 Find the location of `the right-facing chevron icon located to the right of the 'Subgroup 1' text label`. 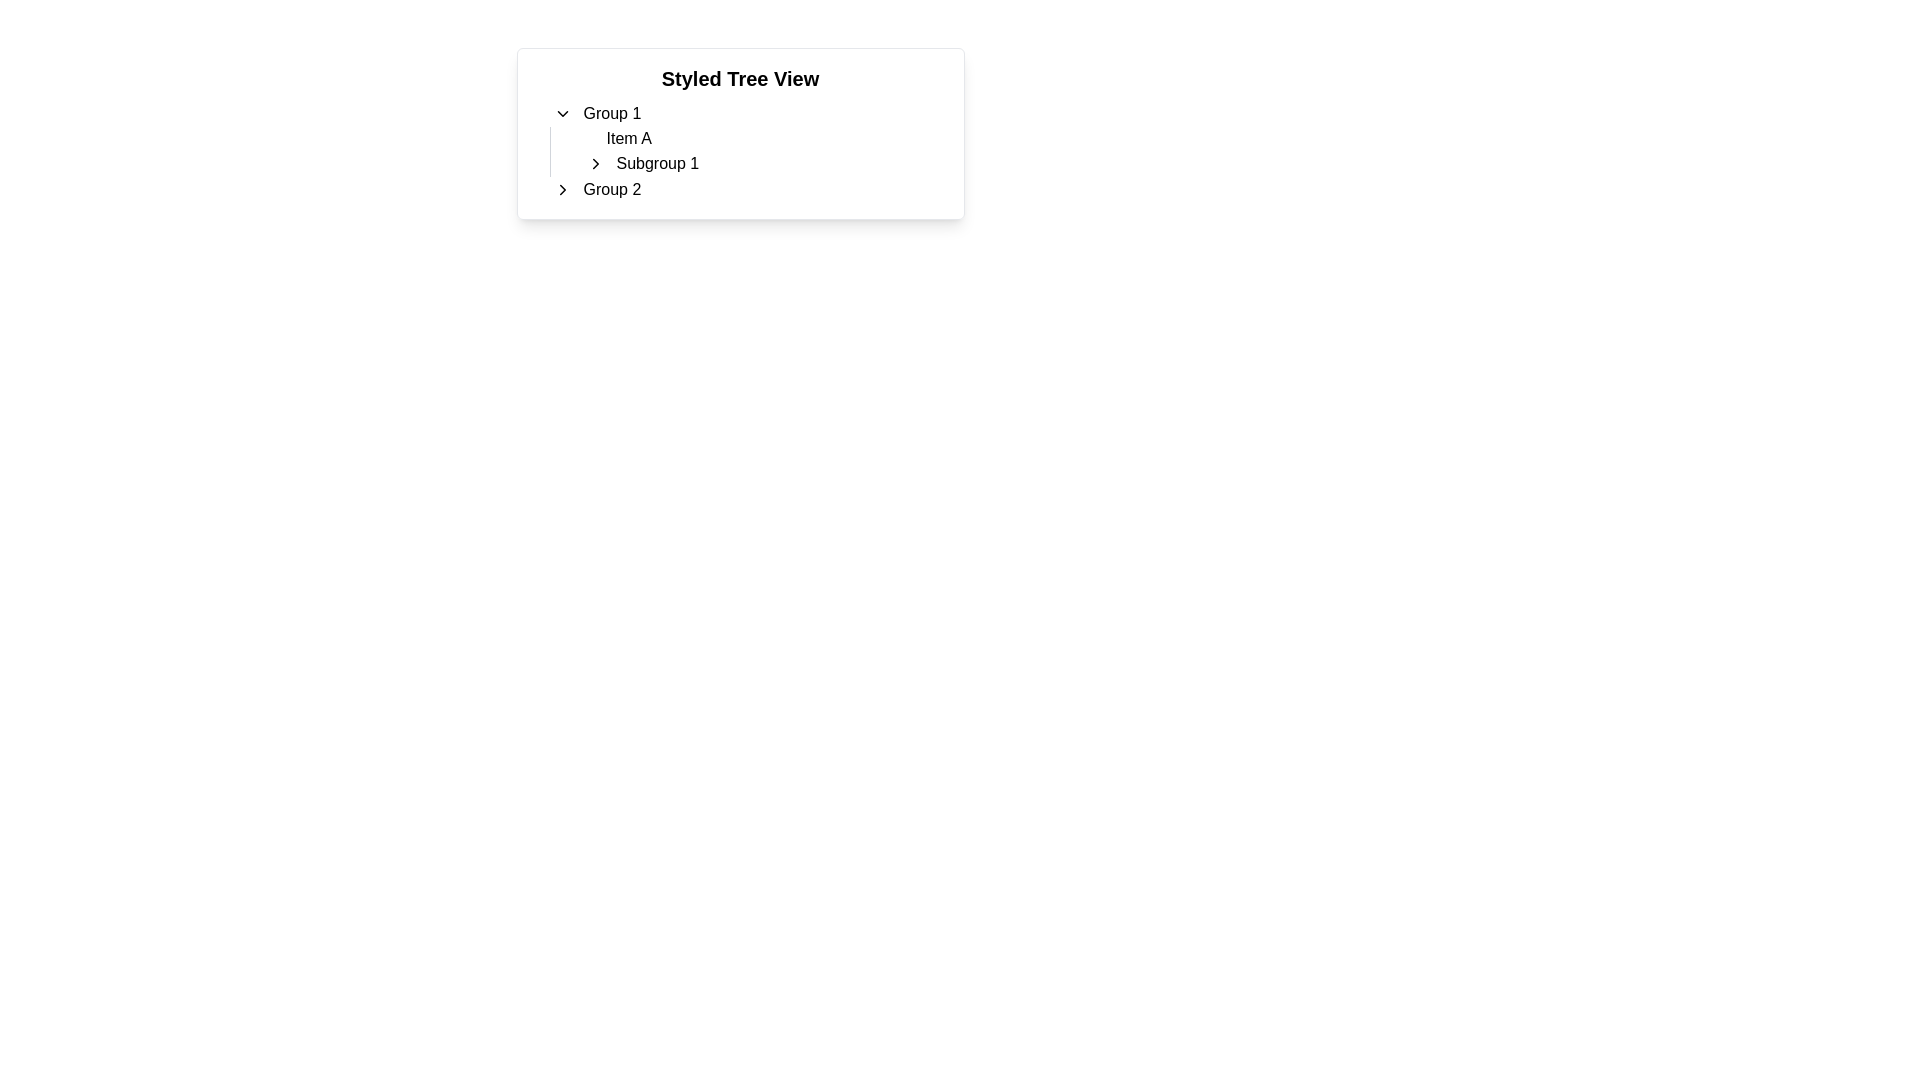

the right-facing chevron icon located to the right of the 'Subgroup 1' text label is located at coordinates (594, 163).